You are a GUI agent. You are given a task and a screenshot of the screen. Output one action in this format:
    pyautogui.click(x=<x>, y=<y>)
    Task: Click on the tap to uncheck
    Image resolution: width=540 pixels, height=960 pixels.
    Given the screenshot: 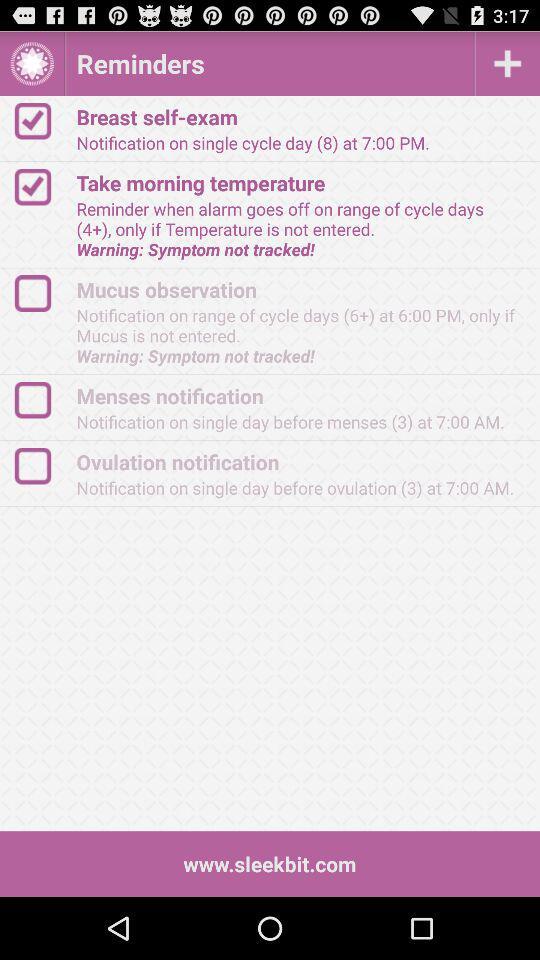 What is the action you would take?
    pyautogui.click(x=42, y=120)
    